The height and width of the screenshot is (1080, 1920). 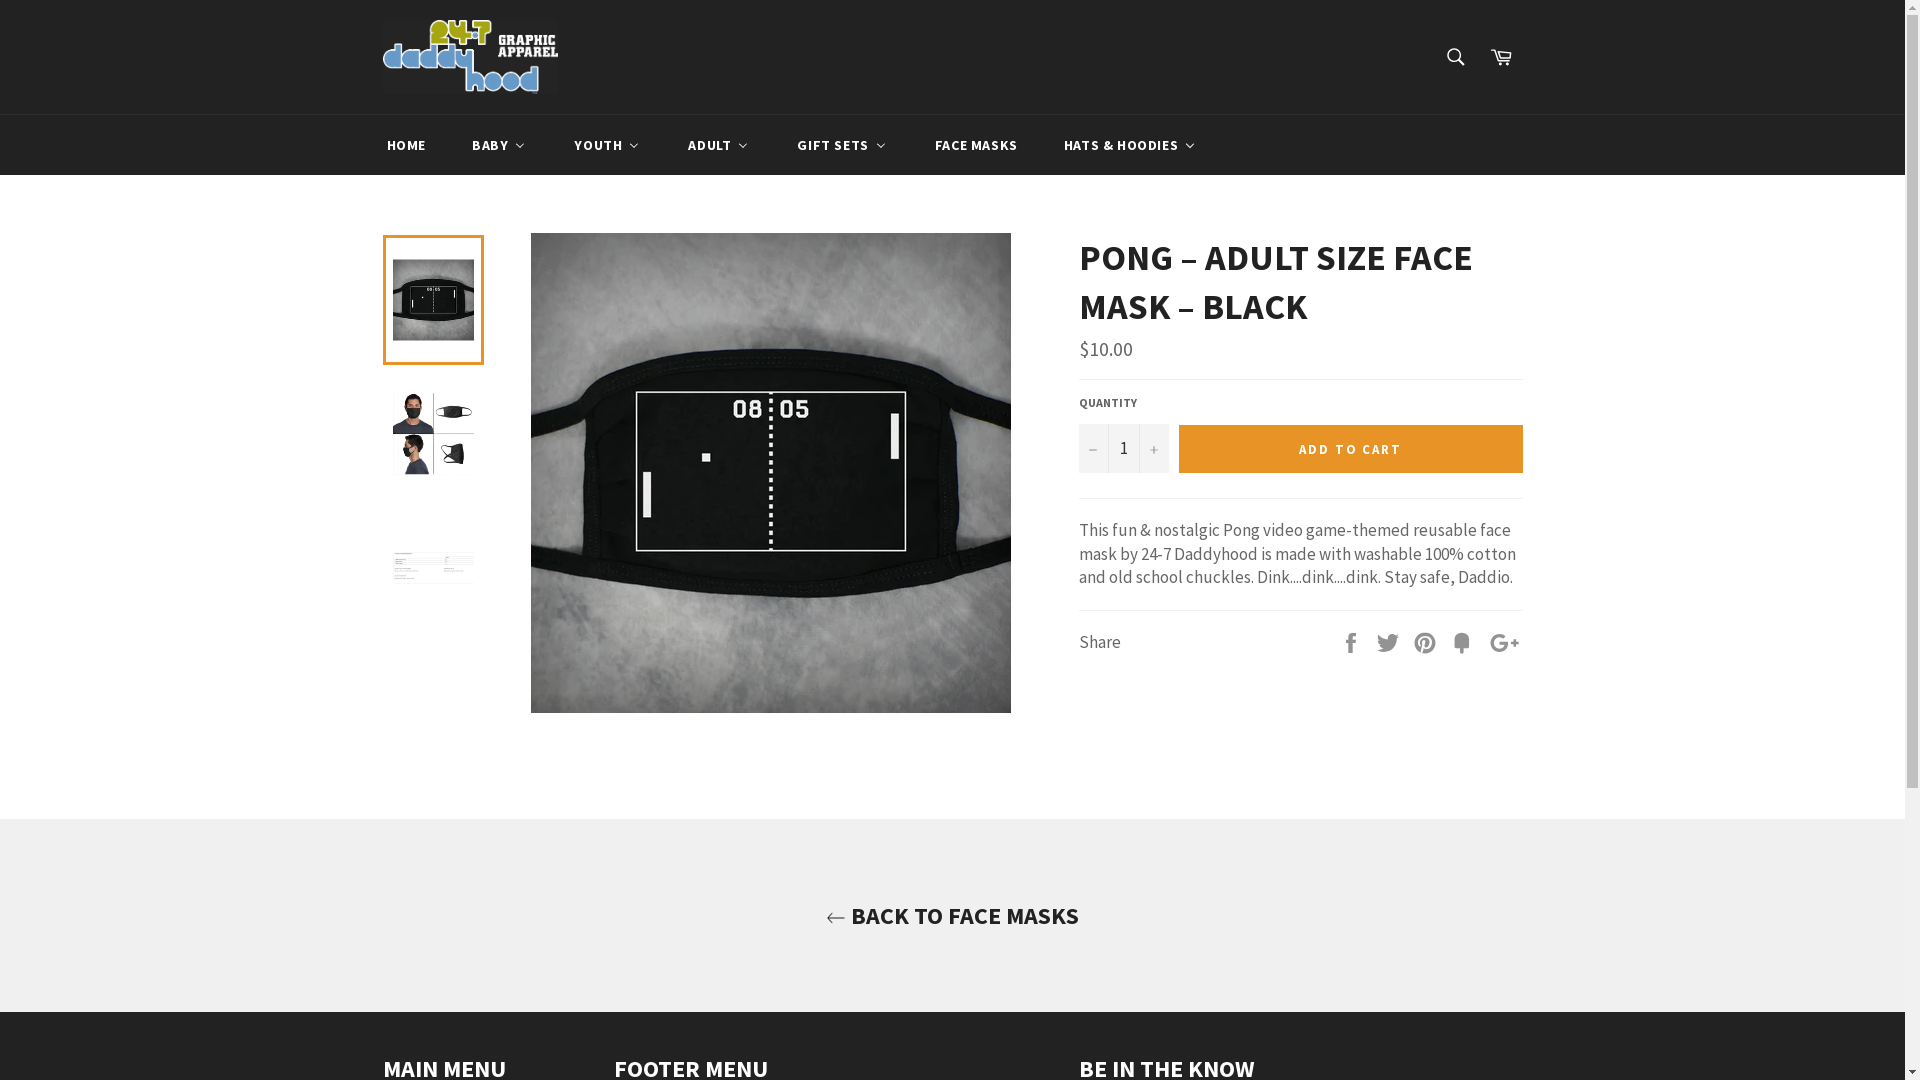 What do you see at coordinates (1411, 641) in the screenshot?
I see `'Pin on Pinterest'` at bounding box center [1411, 641].